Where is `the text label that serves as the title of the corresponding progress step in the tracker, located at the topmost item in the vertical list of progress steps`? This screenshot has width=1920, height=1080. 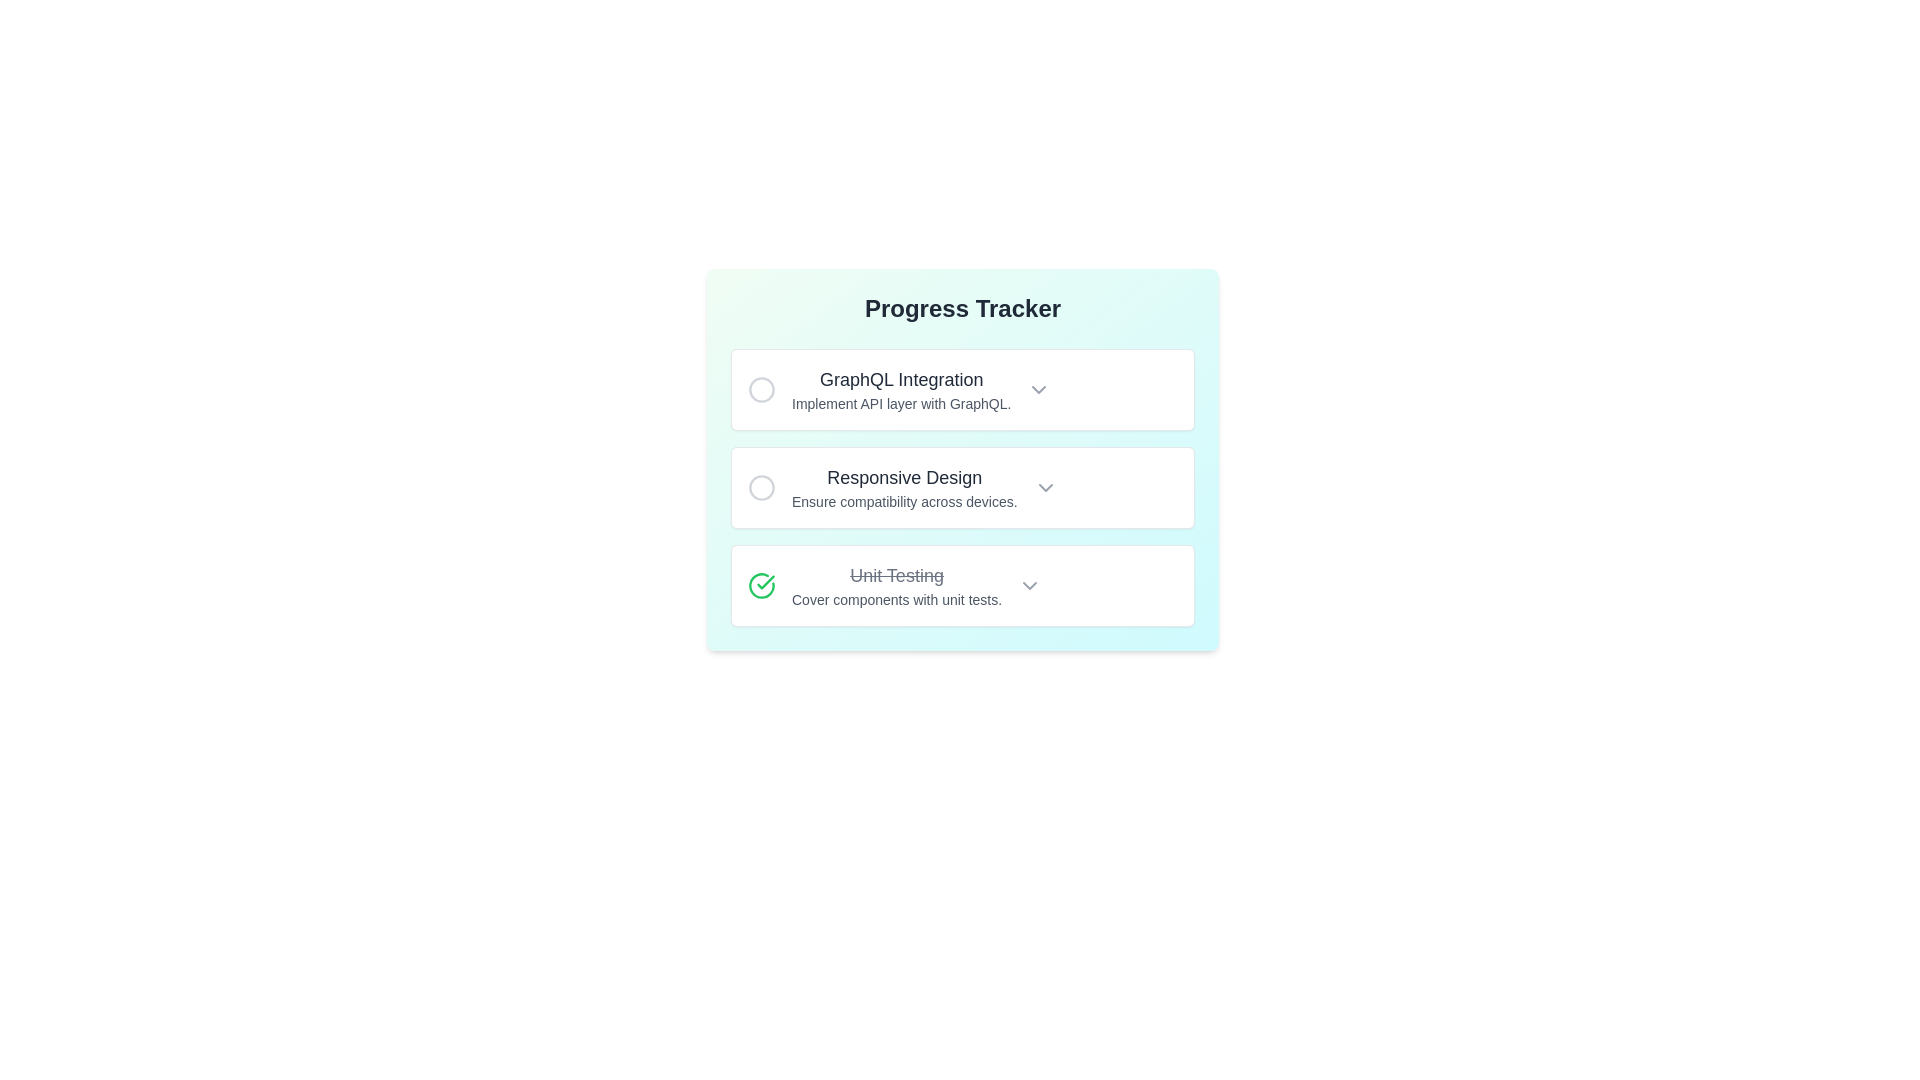
the text label that serves as the title of the corresponding progress step in the tracker, located at the topmost item in the vertical list of progress steps is located at coordinates (900, 380).